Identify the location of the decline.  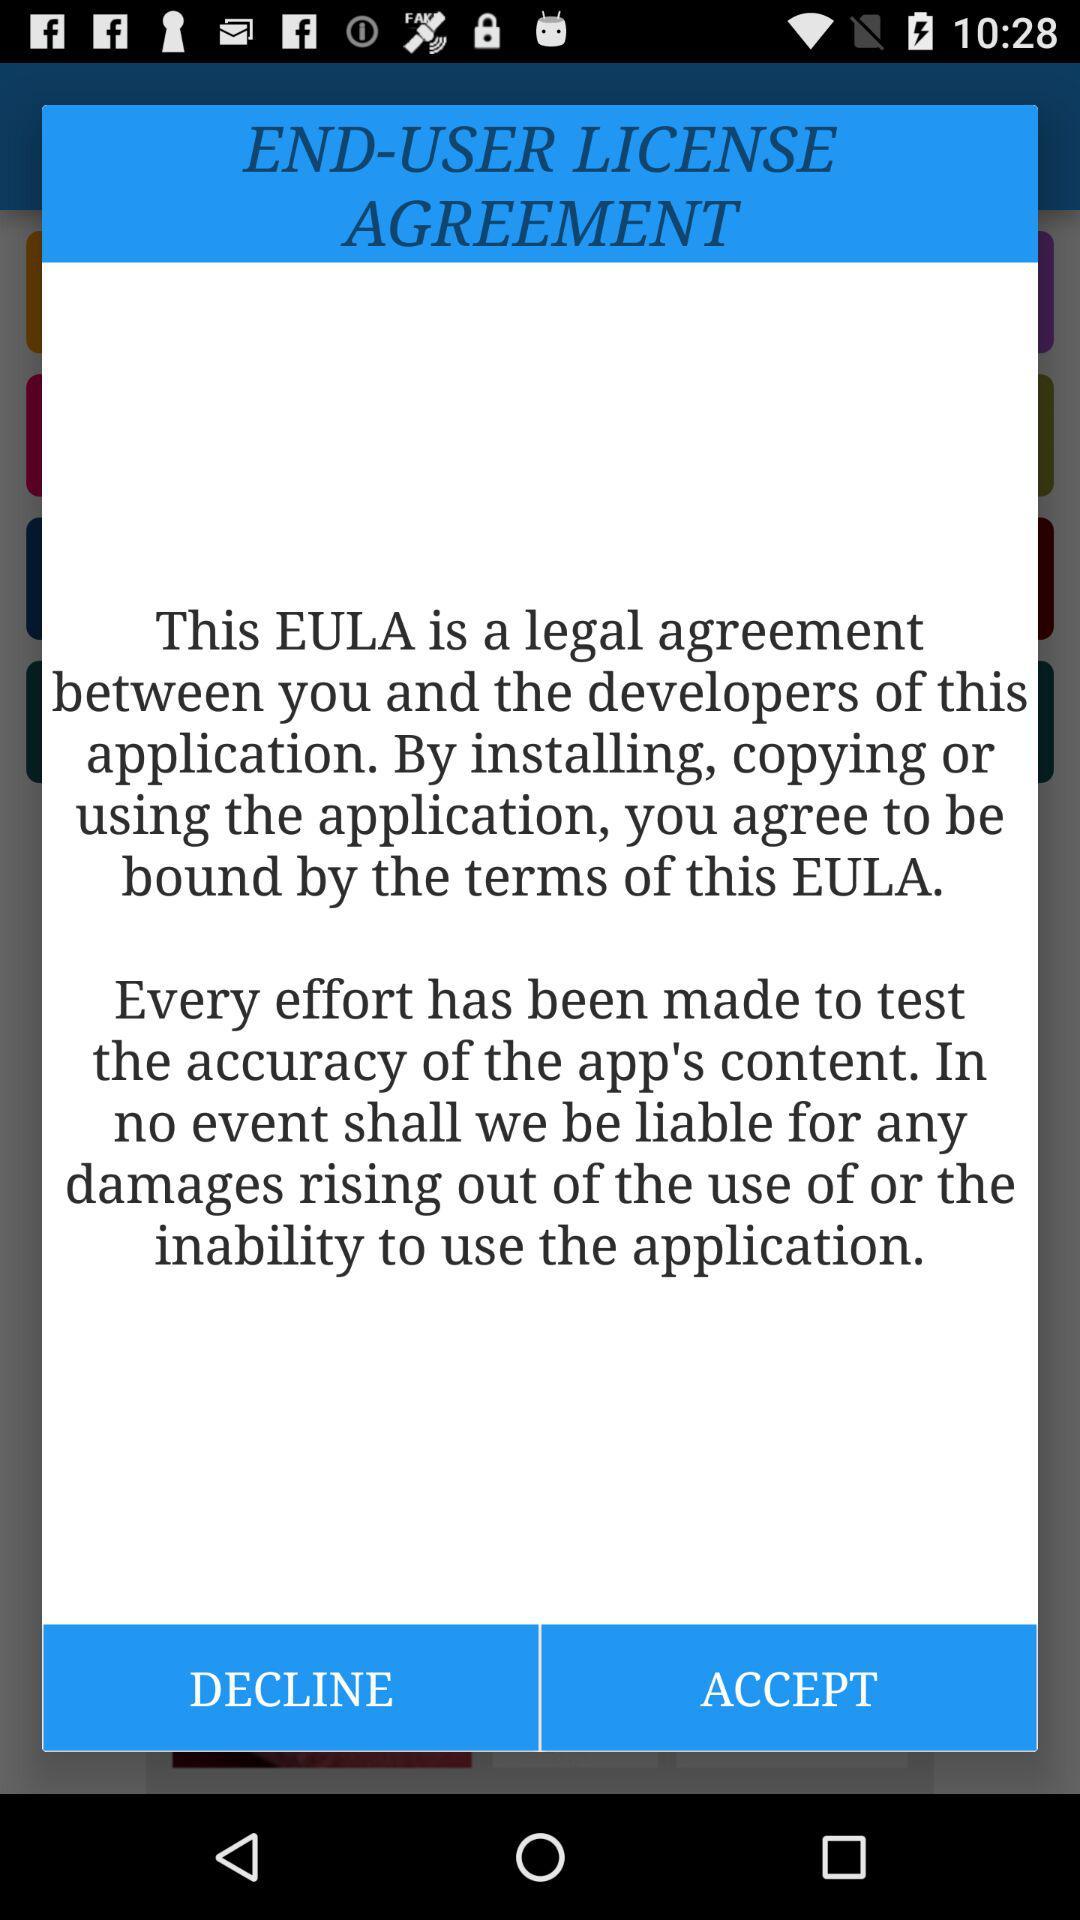
(290, 1686).